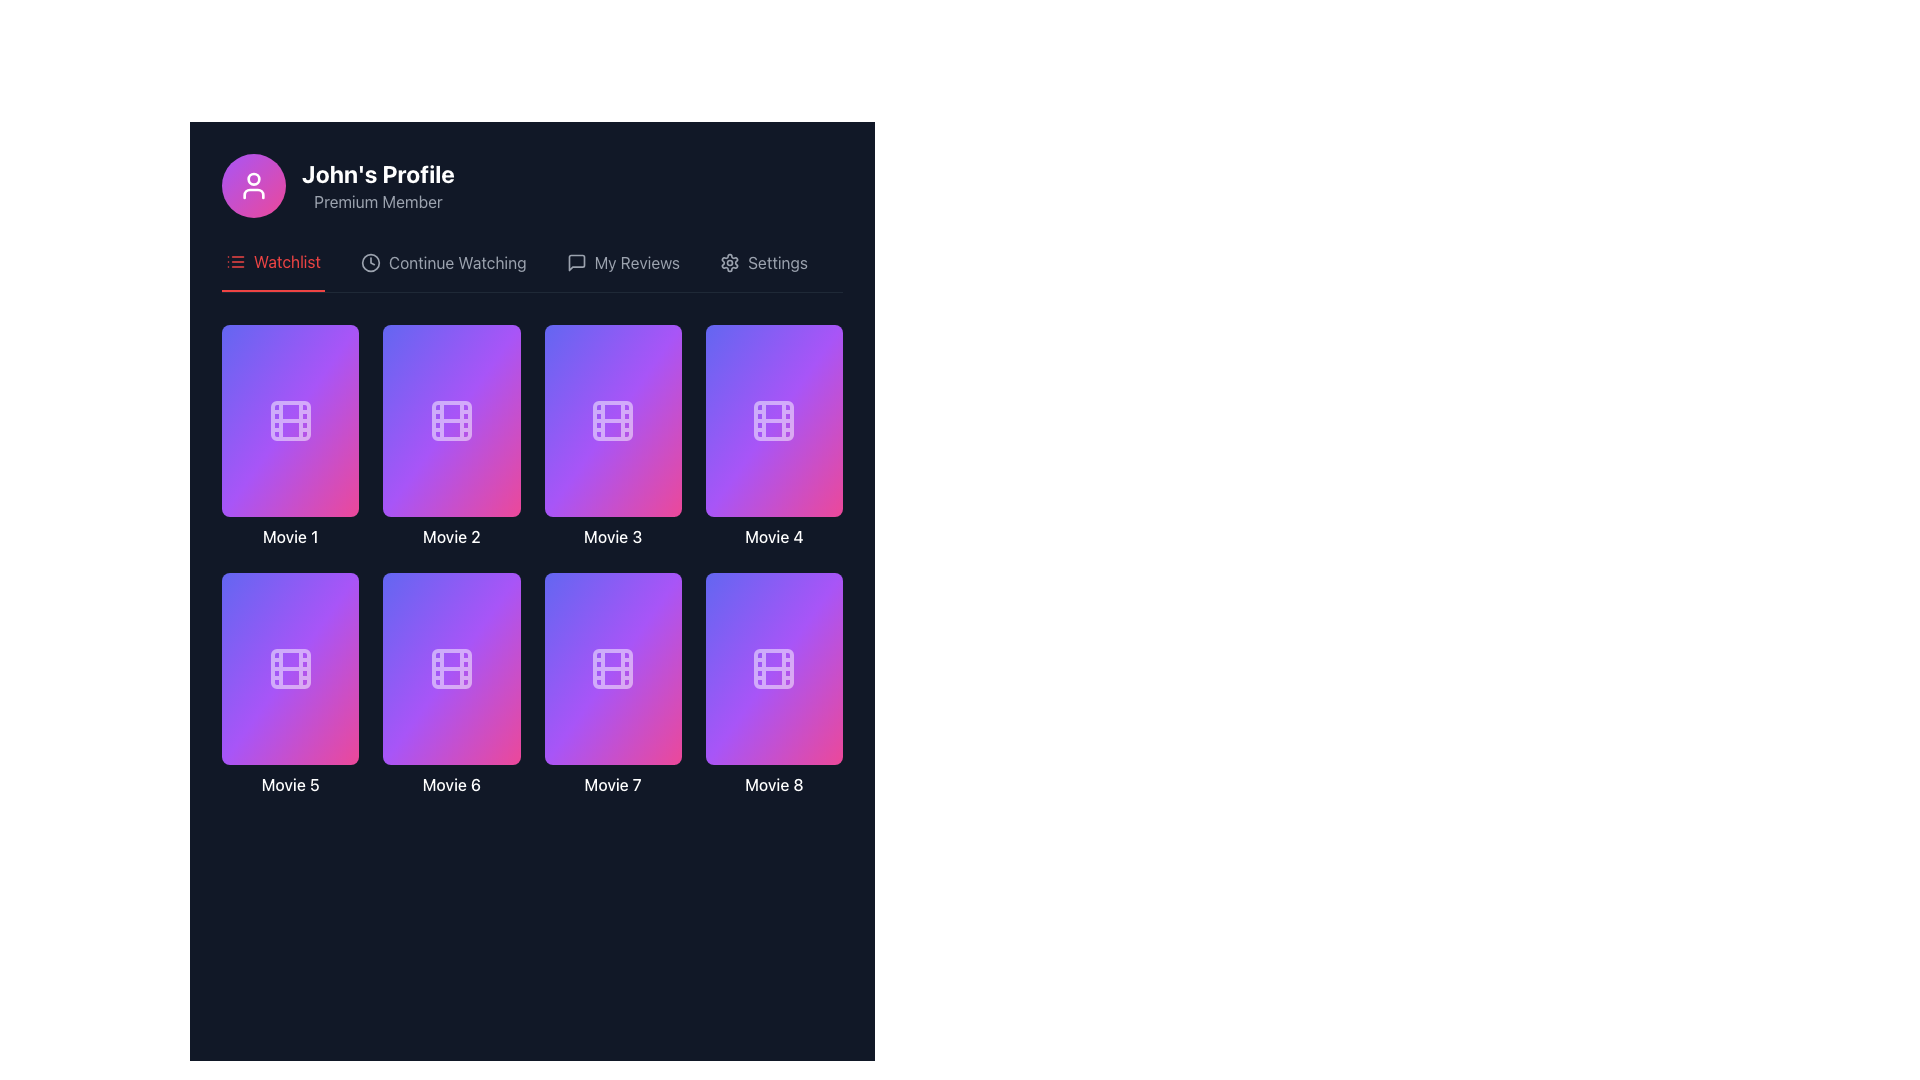 The height and width of the screenshot is (1080, 1920). Describe the element at coordinates (773, 659) in the screenshot. I see `the play icon button within the eighth movie tile labeled 'Movie 8' to reveal its accessibility details` at that location.